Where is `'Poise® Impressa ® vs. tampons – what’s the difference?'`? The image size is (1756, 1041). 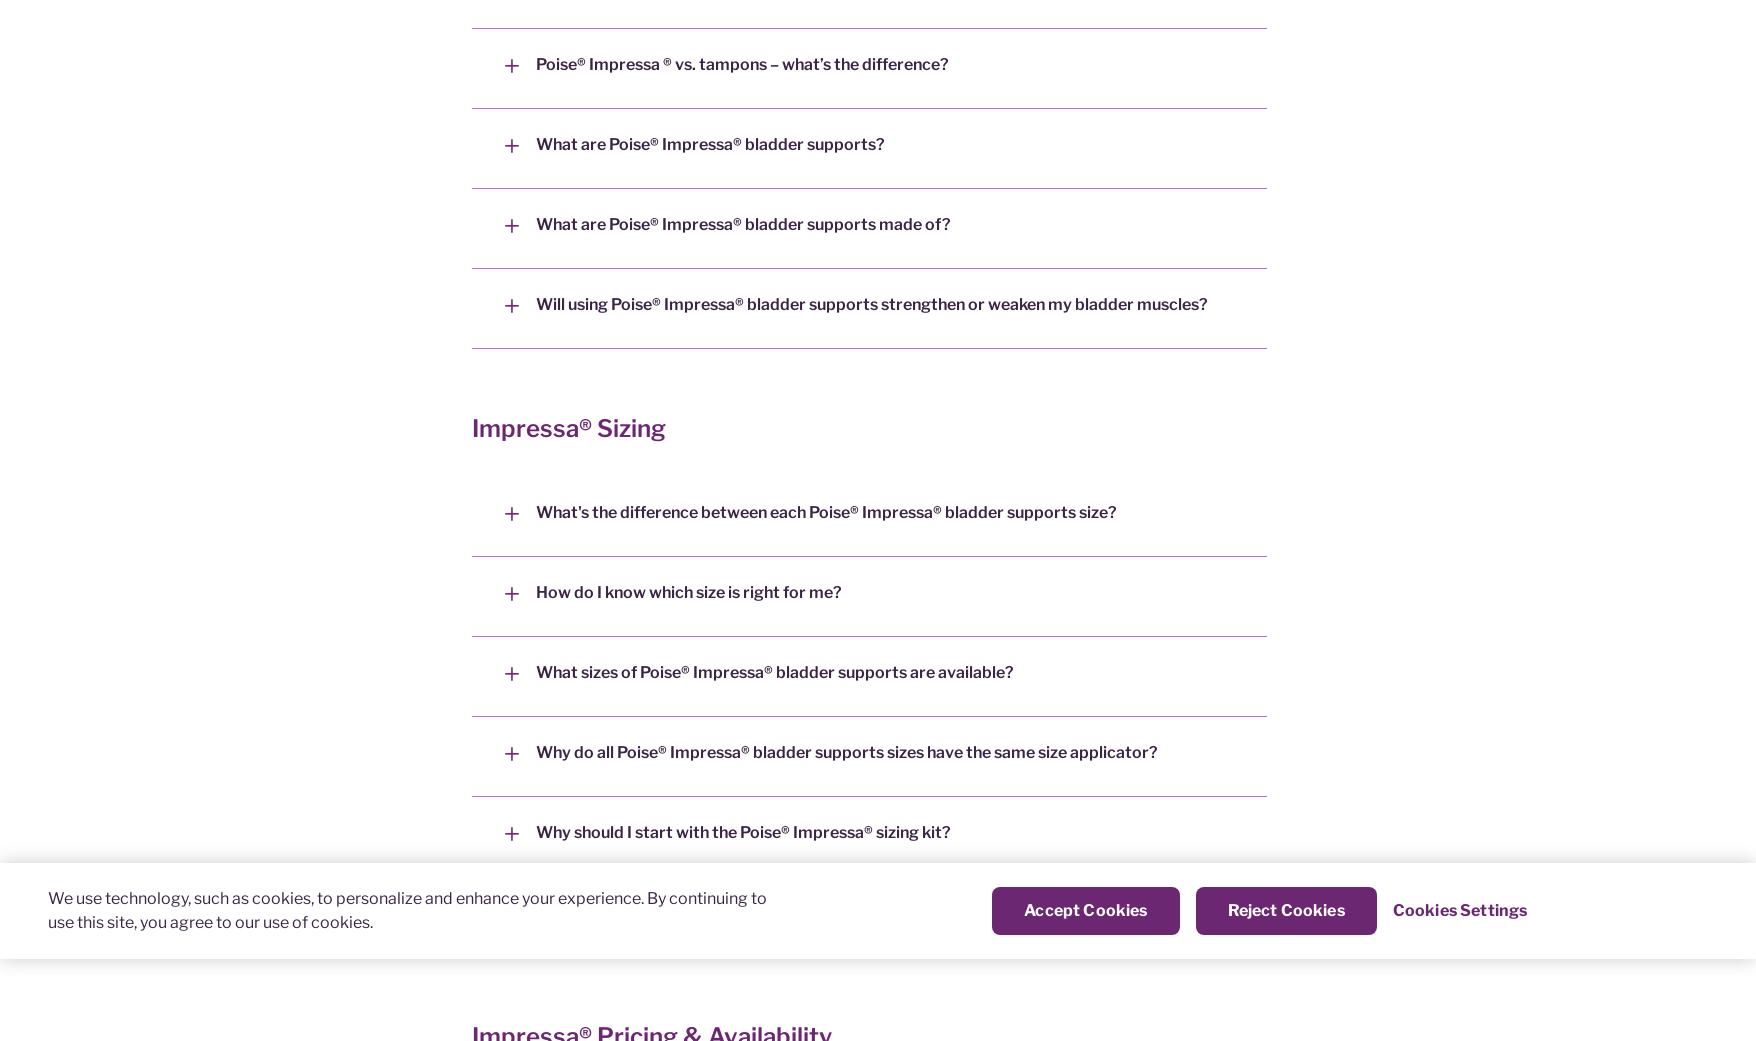 'Poise® Impressa ® vs. tampons – what’s the difference?' is located at coordinates (742, 63).